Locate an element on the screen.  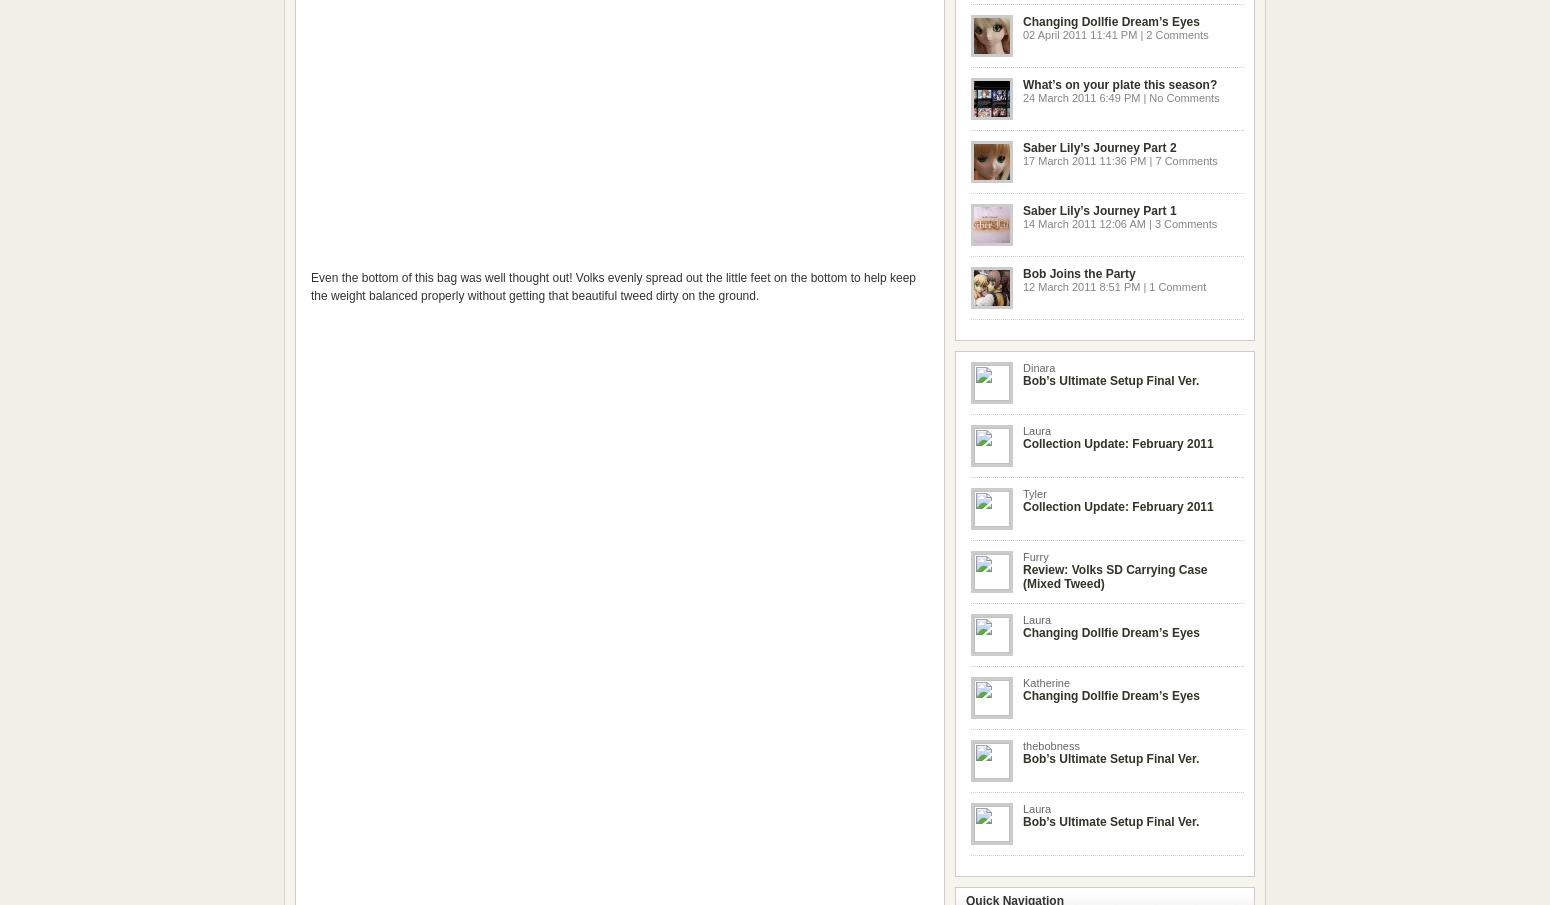
'Katherine' is located at coordinates (1046, 683).